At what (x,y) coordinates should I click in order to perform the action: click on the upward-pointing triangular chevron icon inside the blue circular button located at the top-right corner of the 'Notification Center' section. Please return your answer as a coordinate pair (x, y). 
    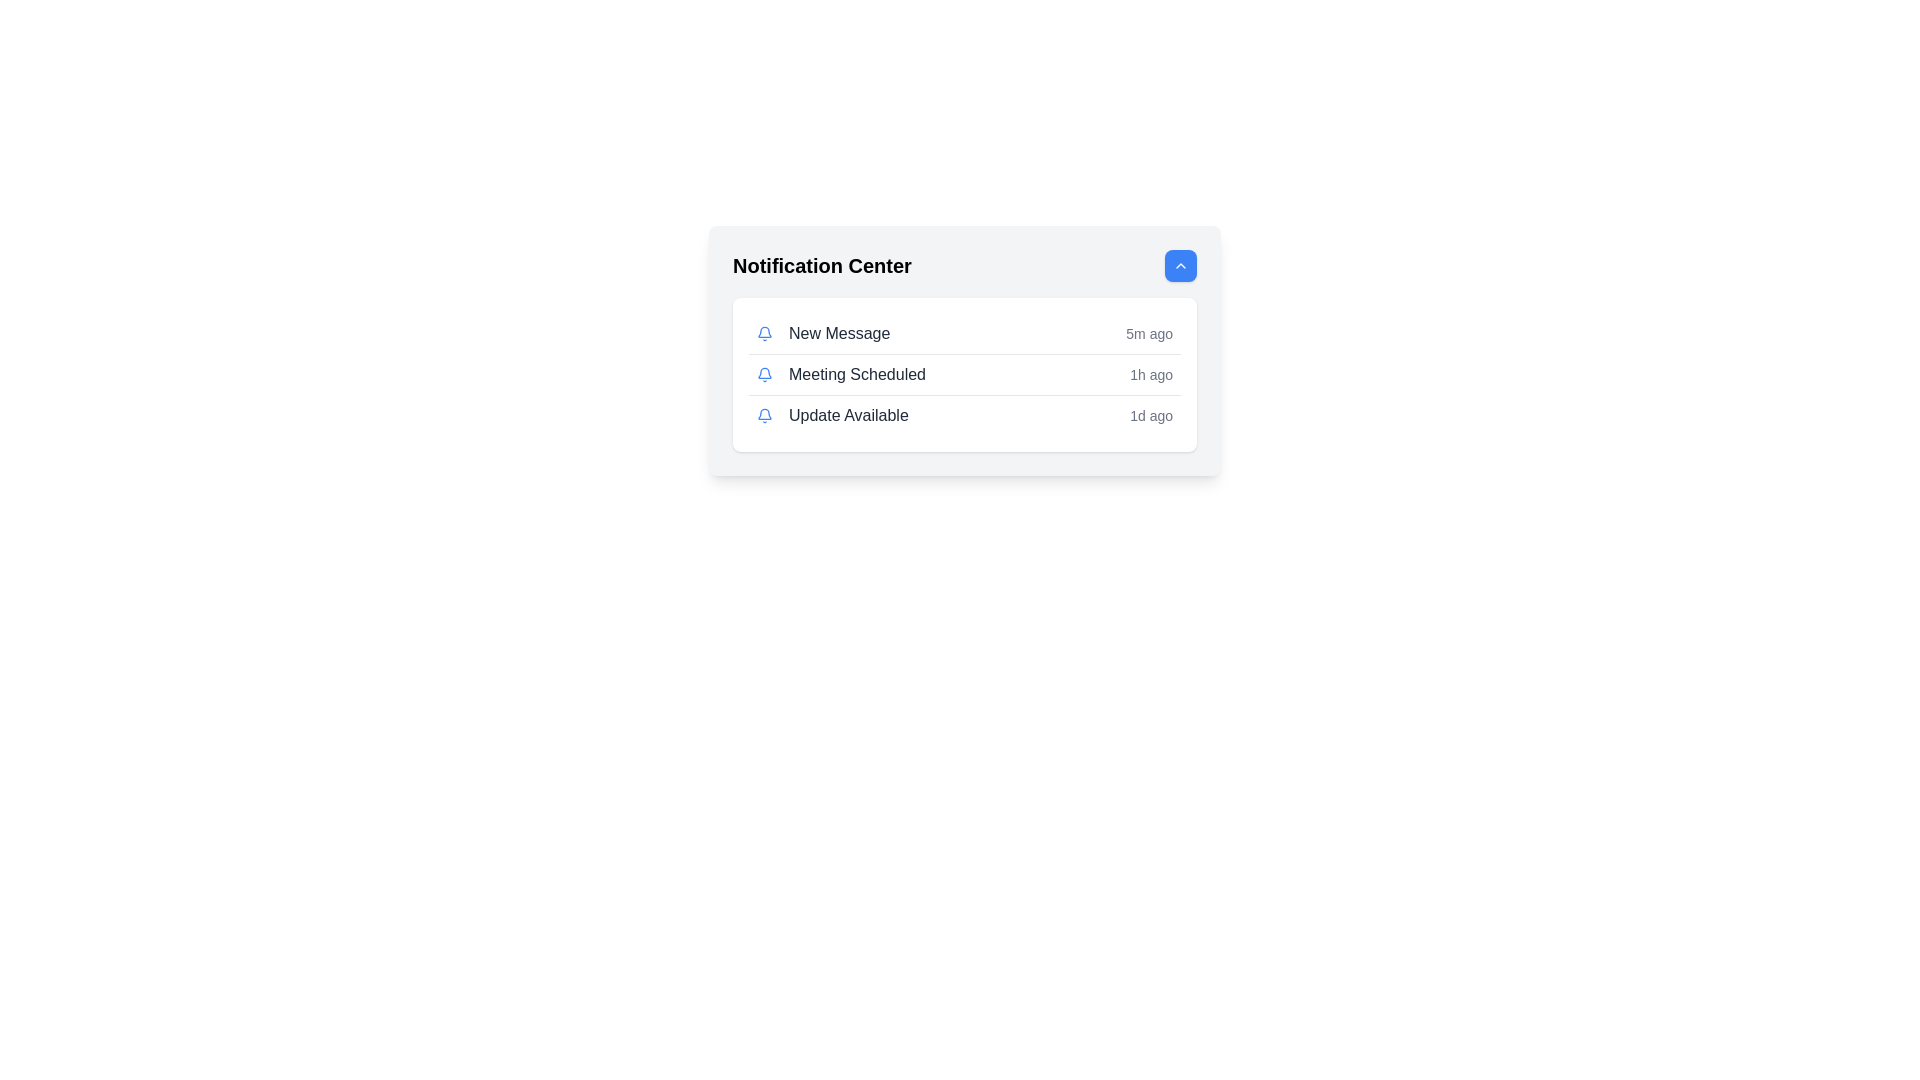
    Looking at the image, I should click on (1180, 265).